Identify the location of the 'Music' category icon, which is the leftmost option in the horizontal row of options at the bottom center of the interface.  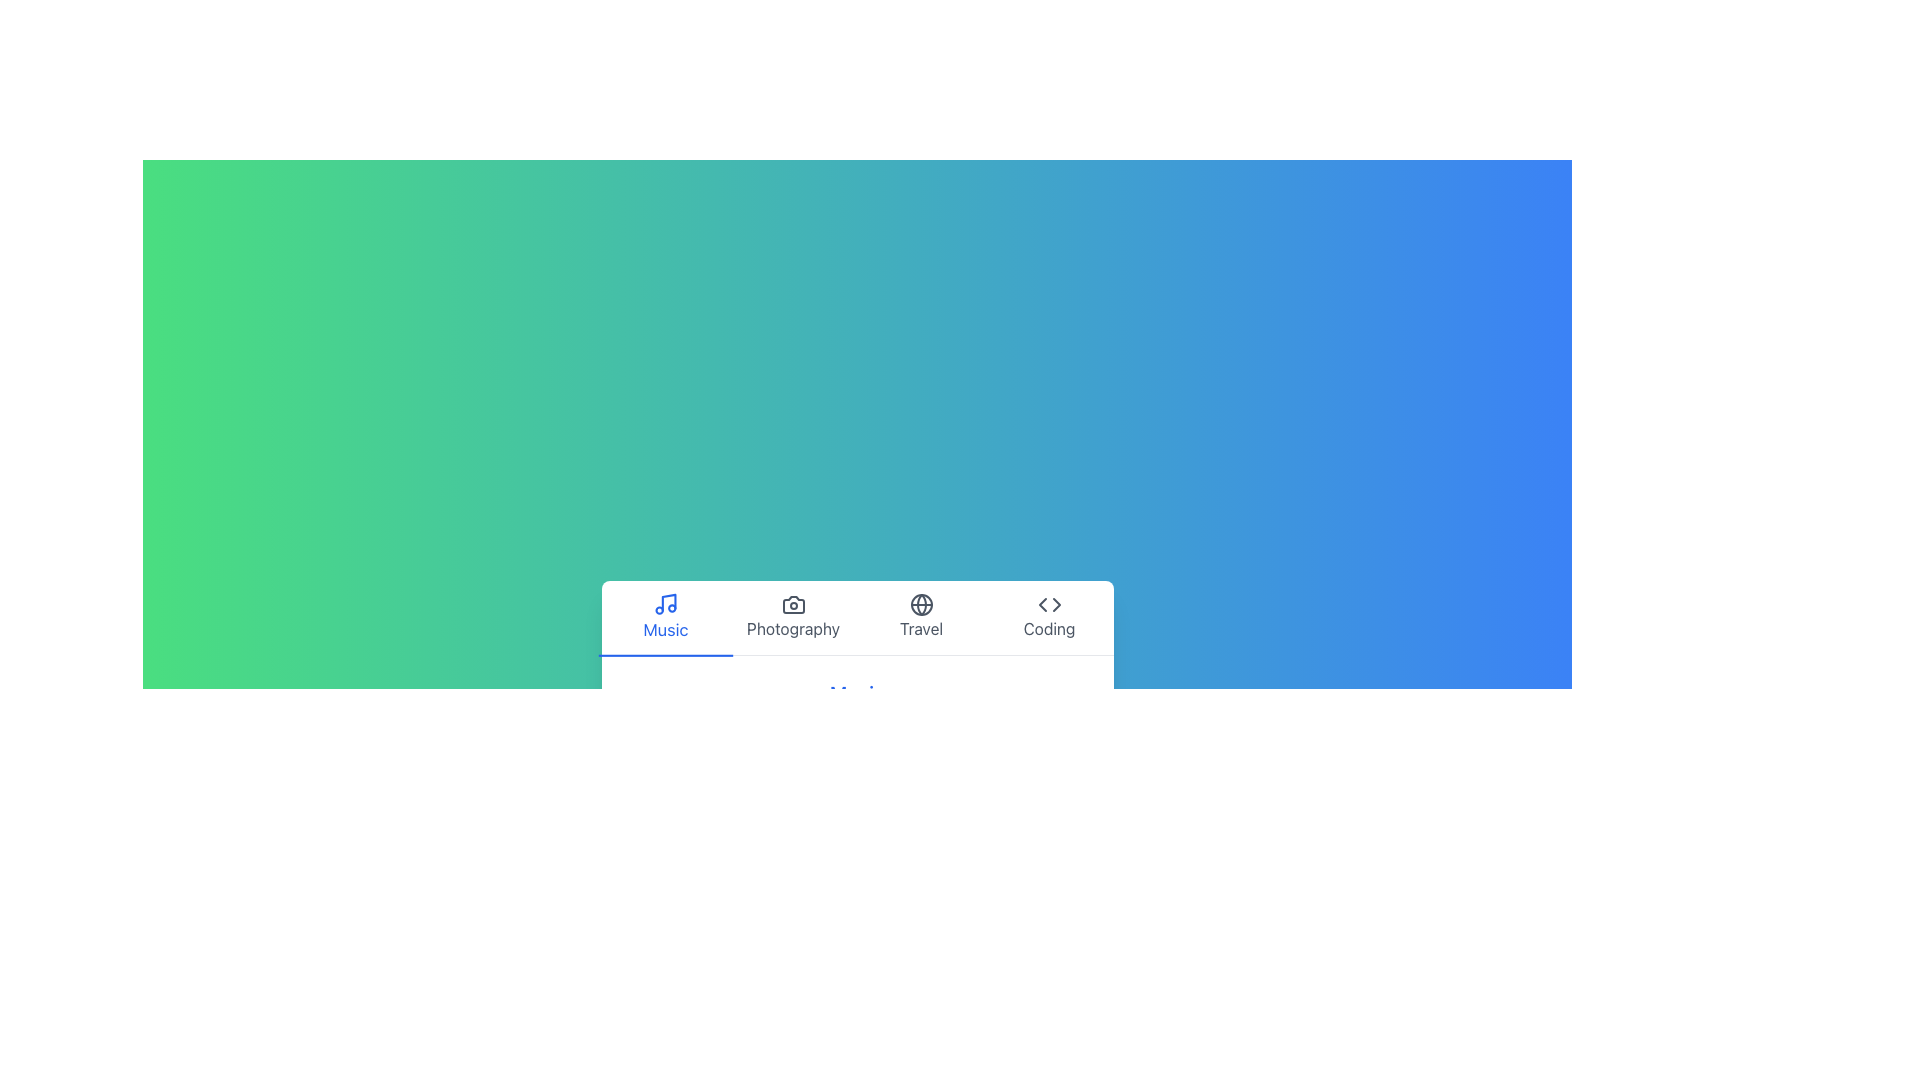
(665, 602).